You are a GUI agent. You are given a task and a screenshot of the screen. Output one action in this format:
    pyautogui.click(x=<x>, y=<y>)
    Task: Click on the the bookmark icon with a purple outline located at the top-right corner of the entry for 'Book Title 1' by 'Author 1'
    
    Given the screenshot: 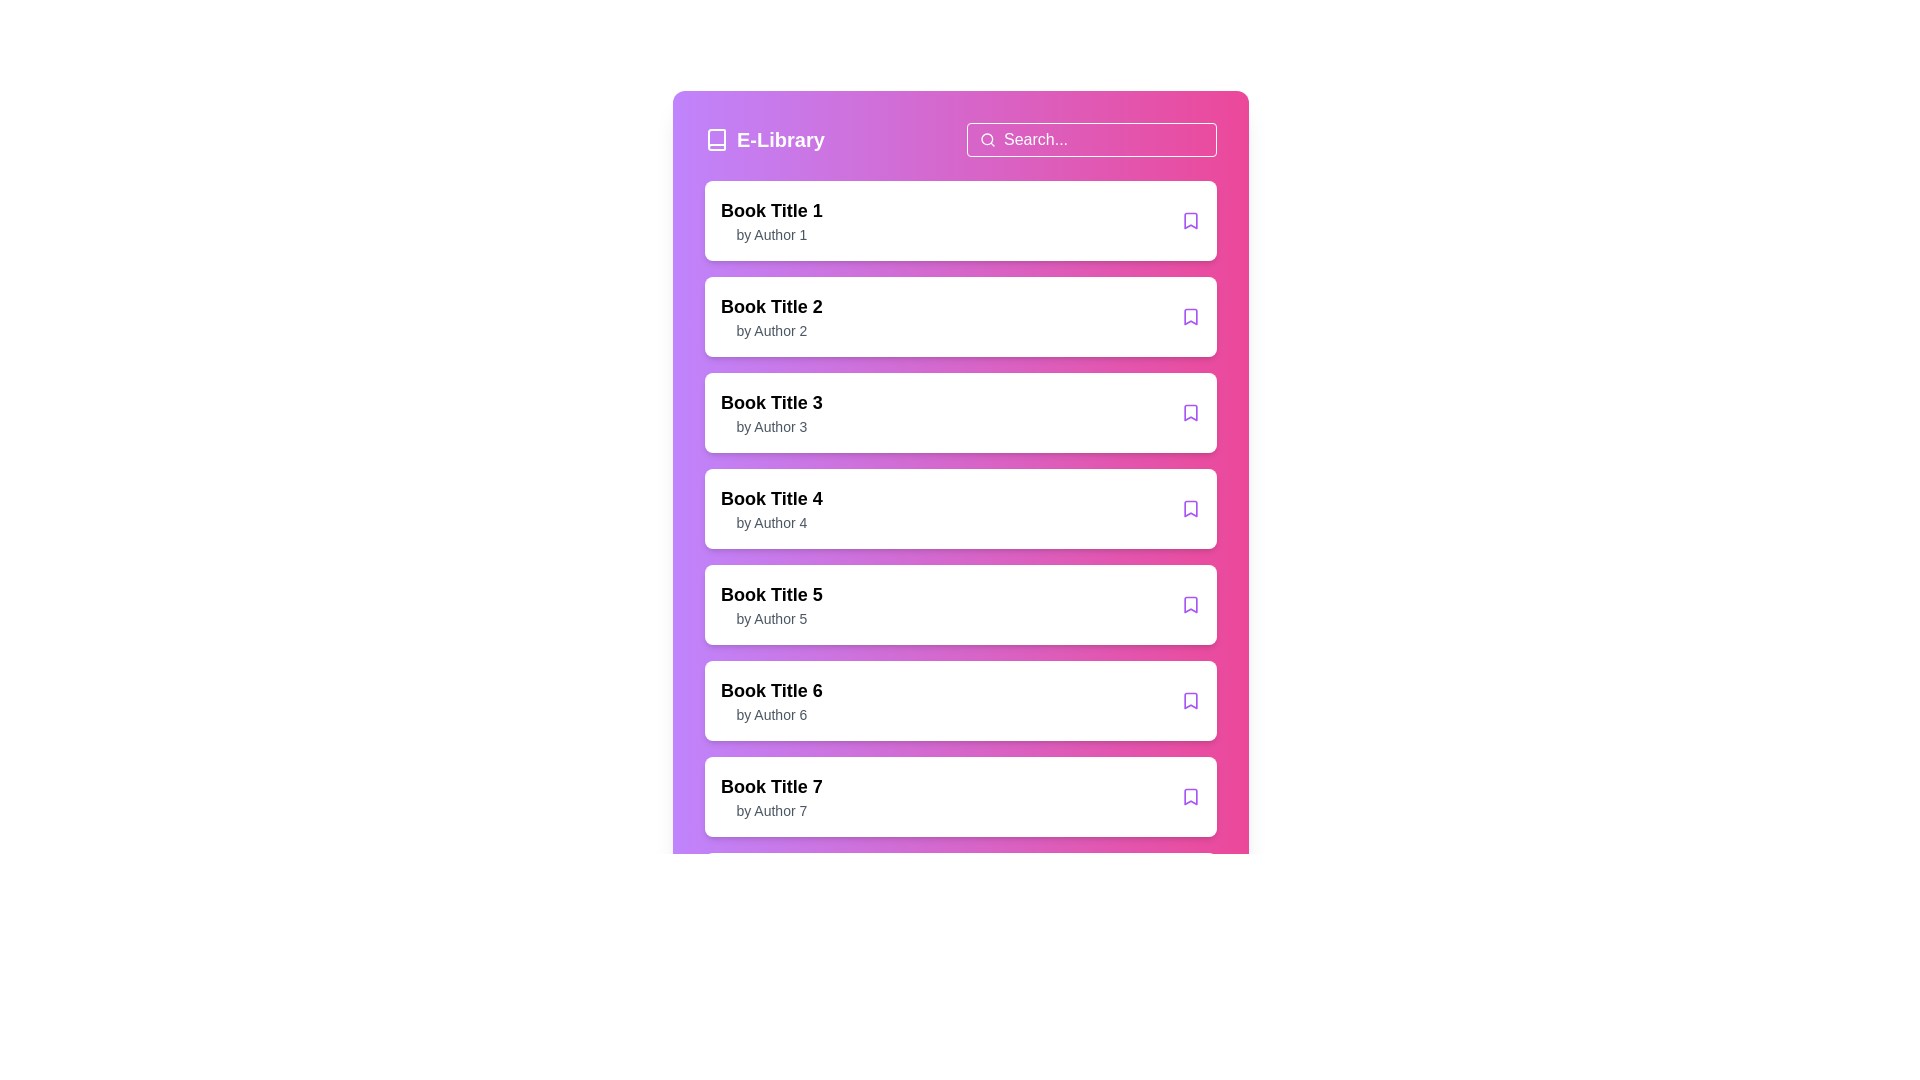 What is the action you would take?
    pyautogui.click(x=1190, y=220)
    